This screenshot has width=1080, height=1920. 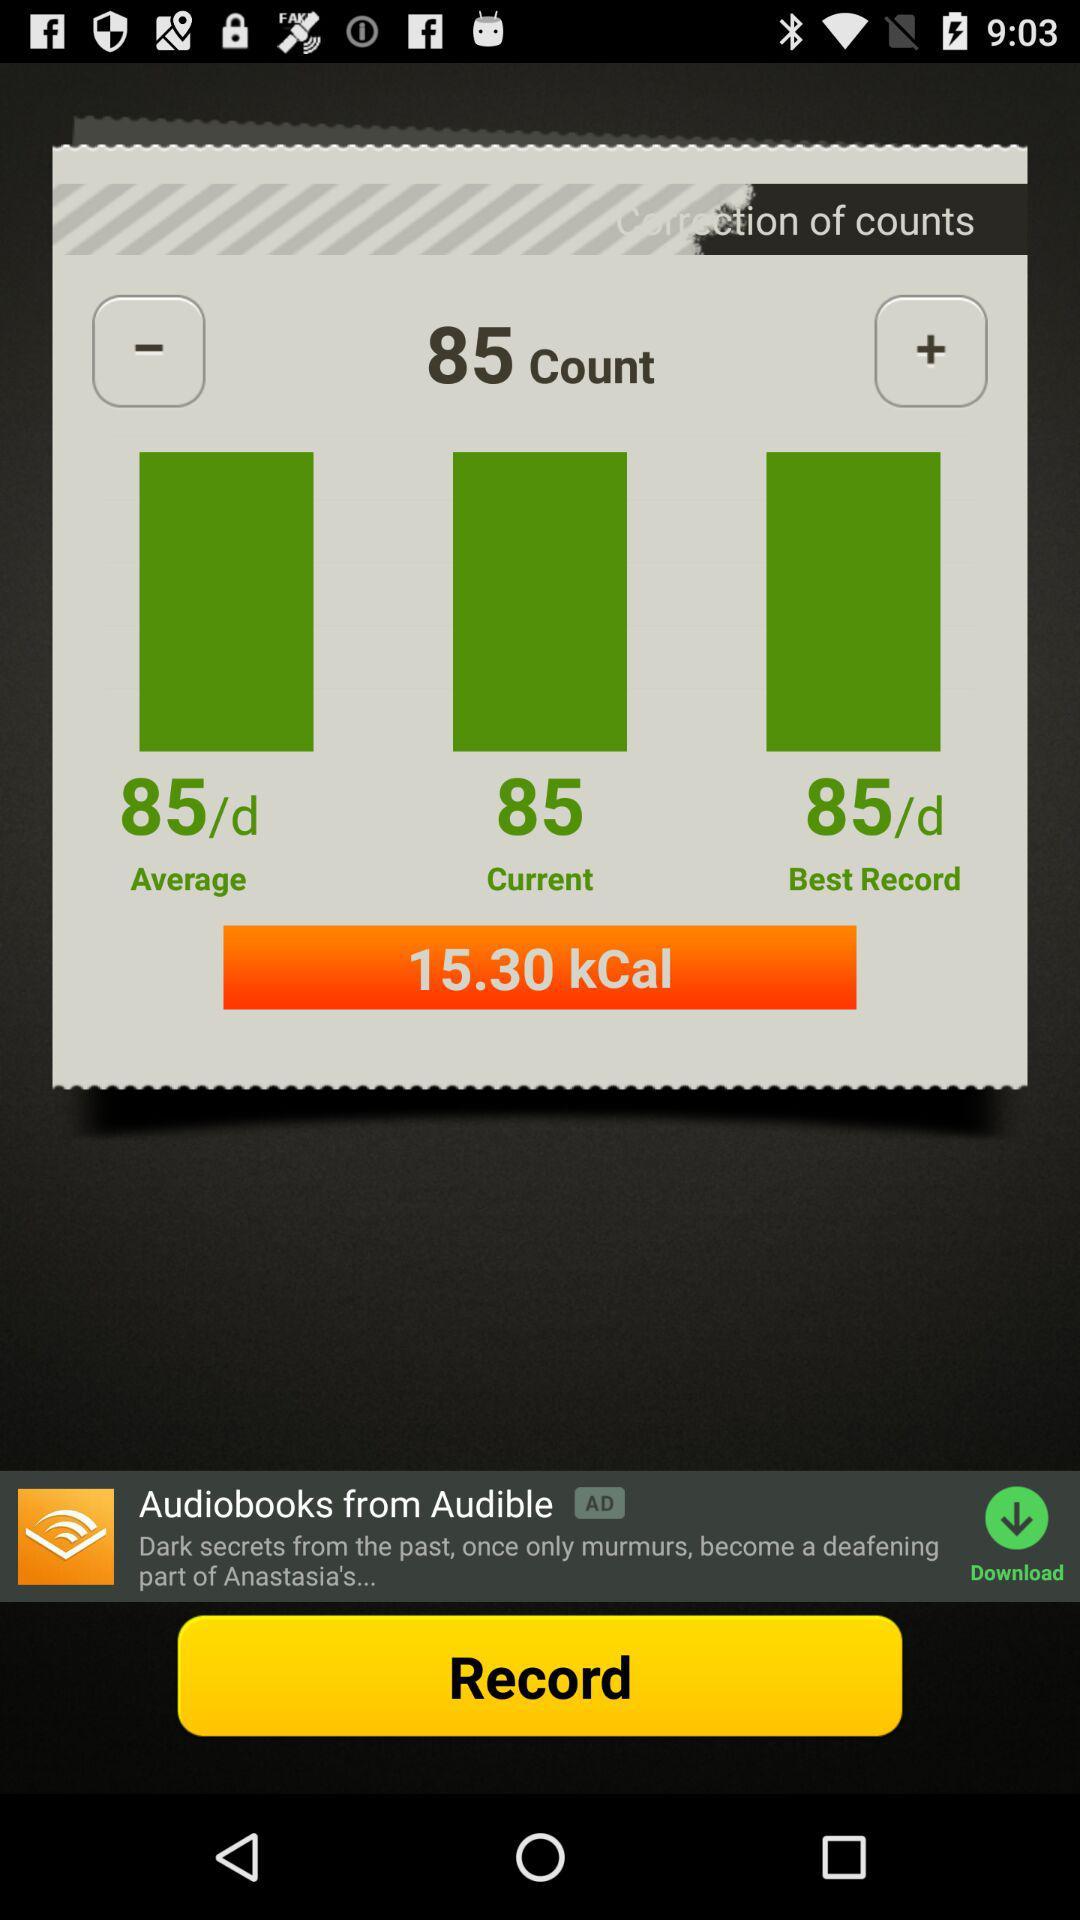 I want to click on the text which is above the add button, so click(x=844, y=219).